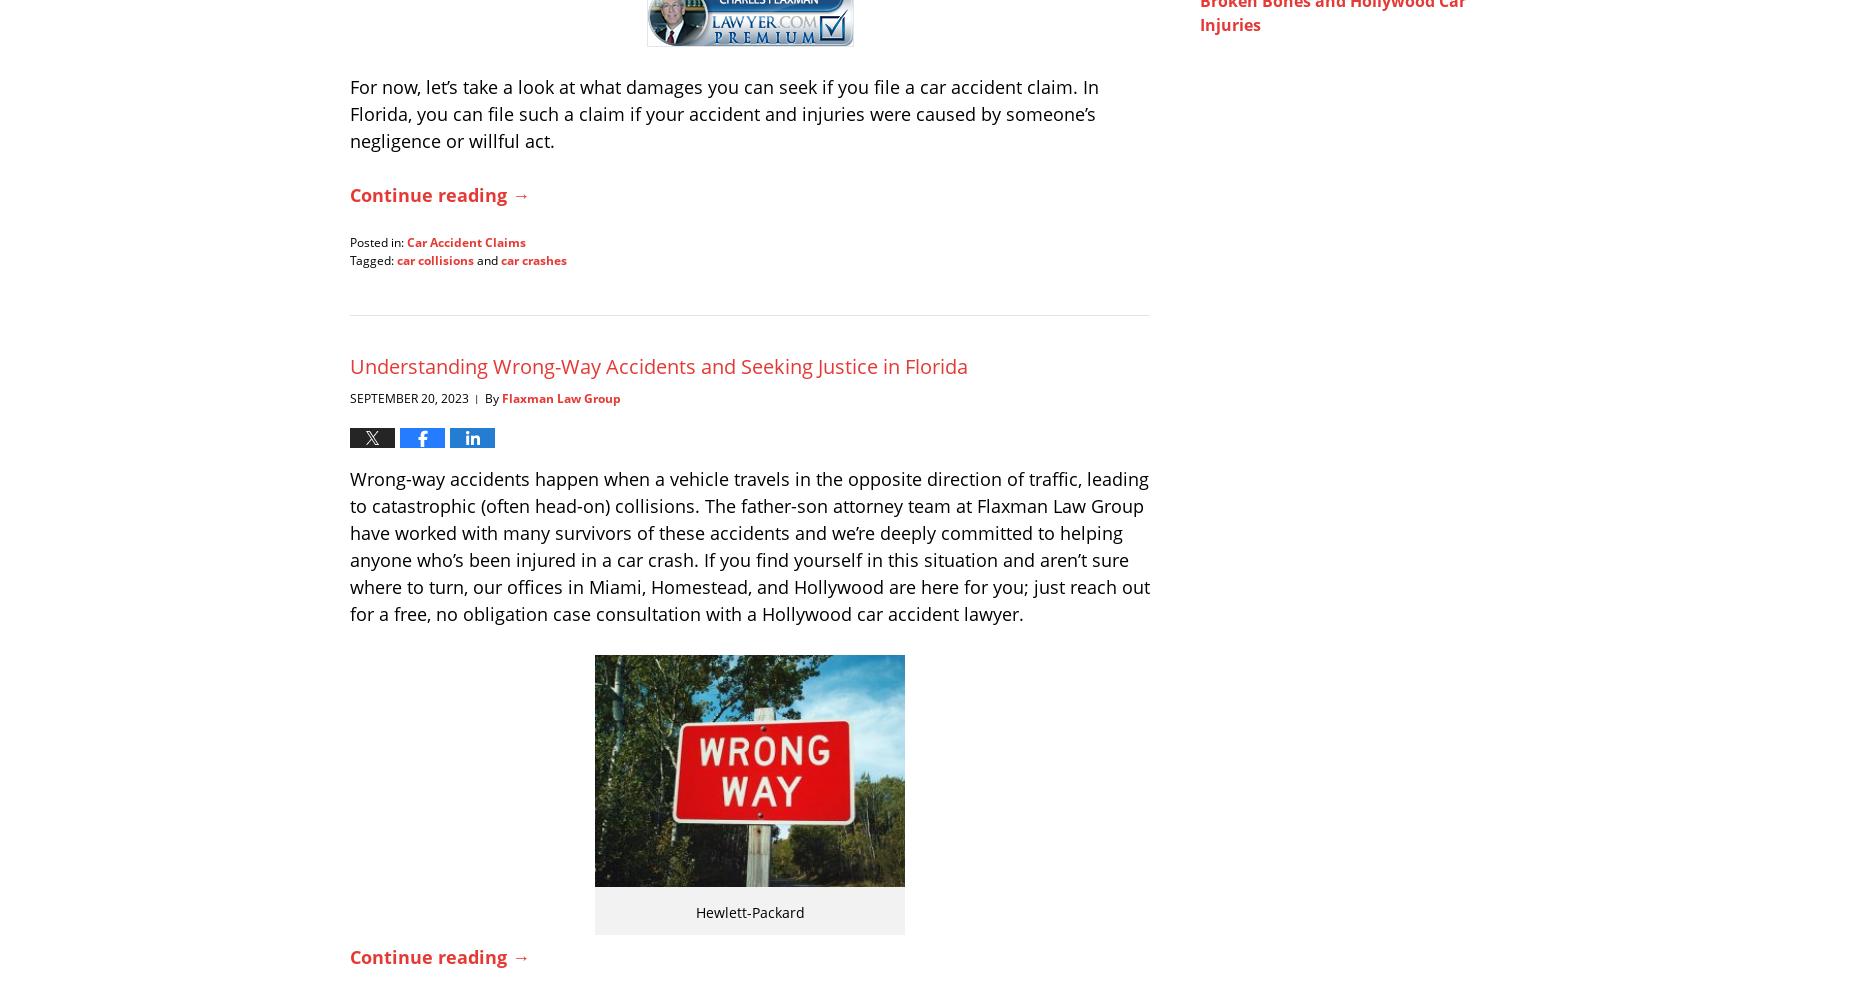  I want to click on 'Flaxman Law Group', so click(561, 397).